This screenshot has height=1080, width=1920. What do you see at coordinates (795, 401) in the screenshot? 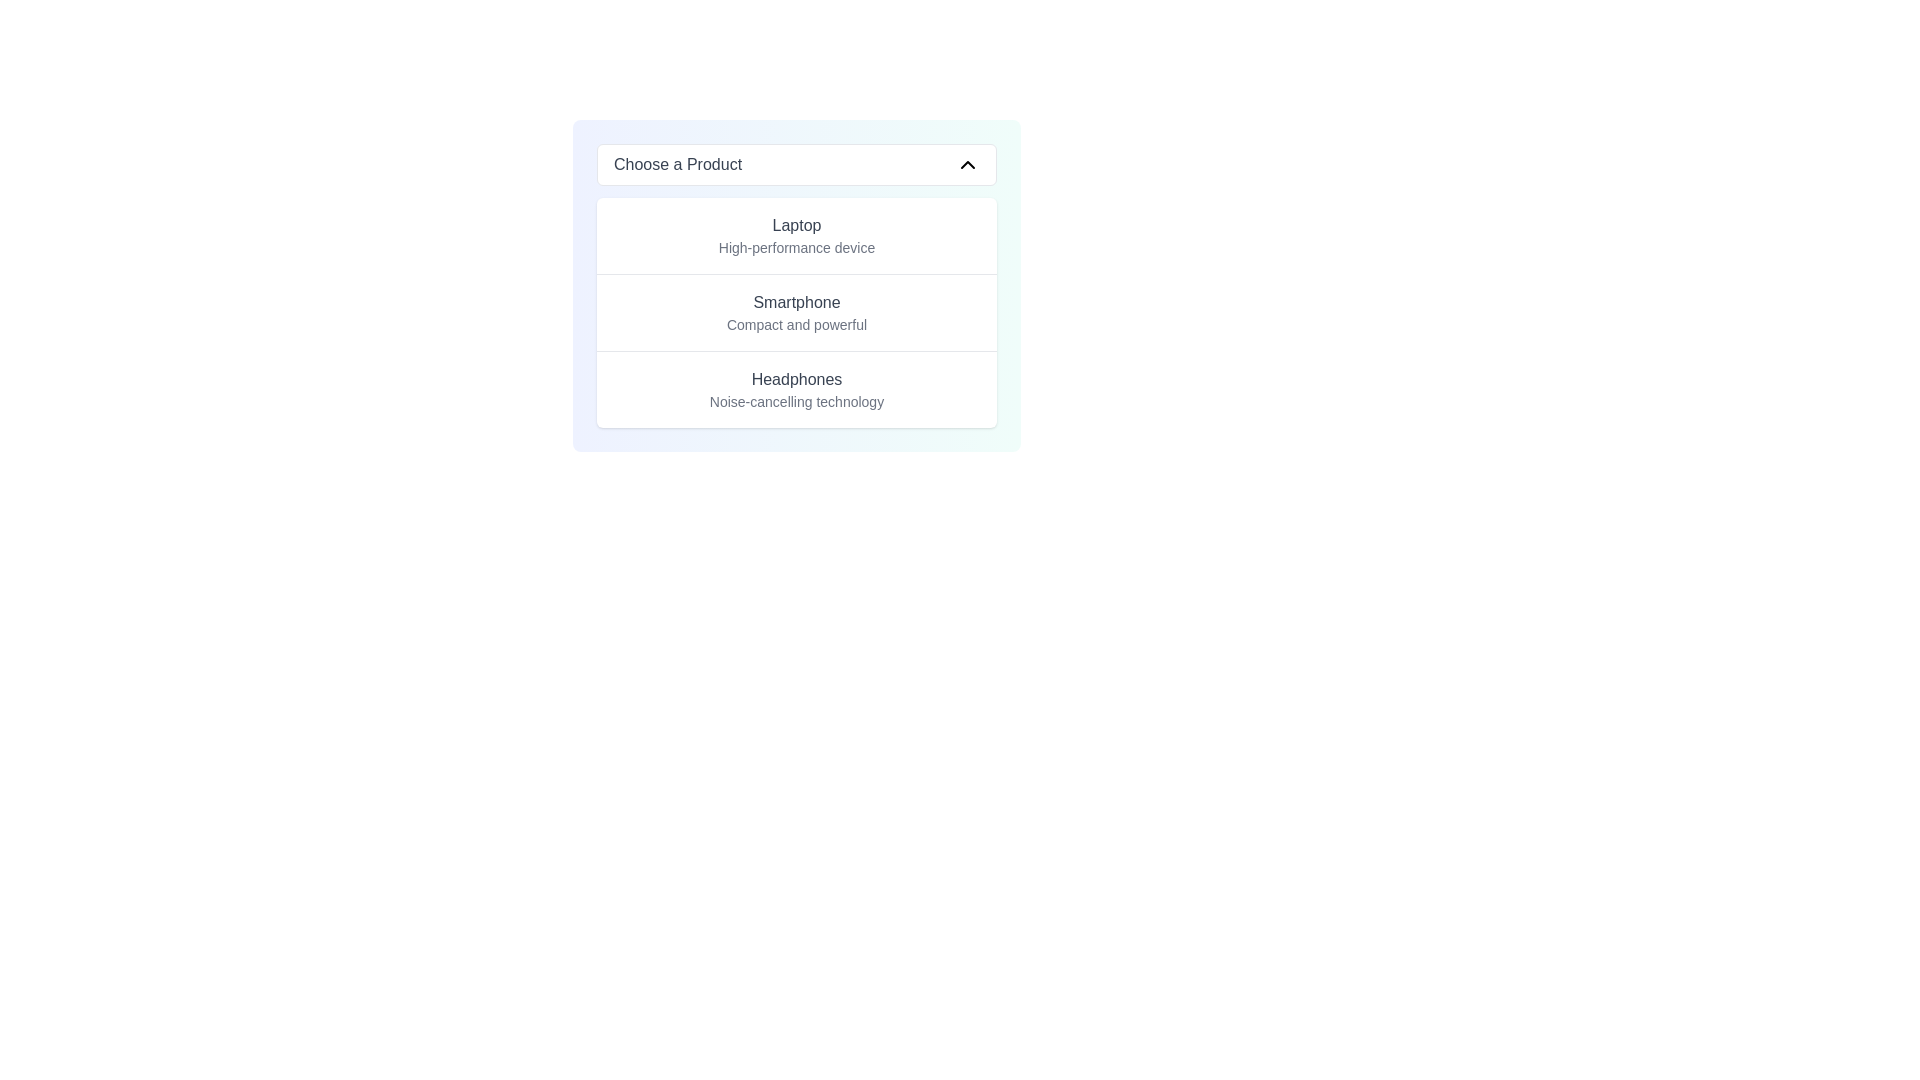
I see `the text label displaying 'Noise-cancelling technology', which is styled in a small gray font and located beneath the 'Headphones' text` at bounding box center [795, 401].